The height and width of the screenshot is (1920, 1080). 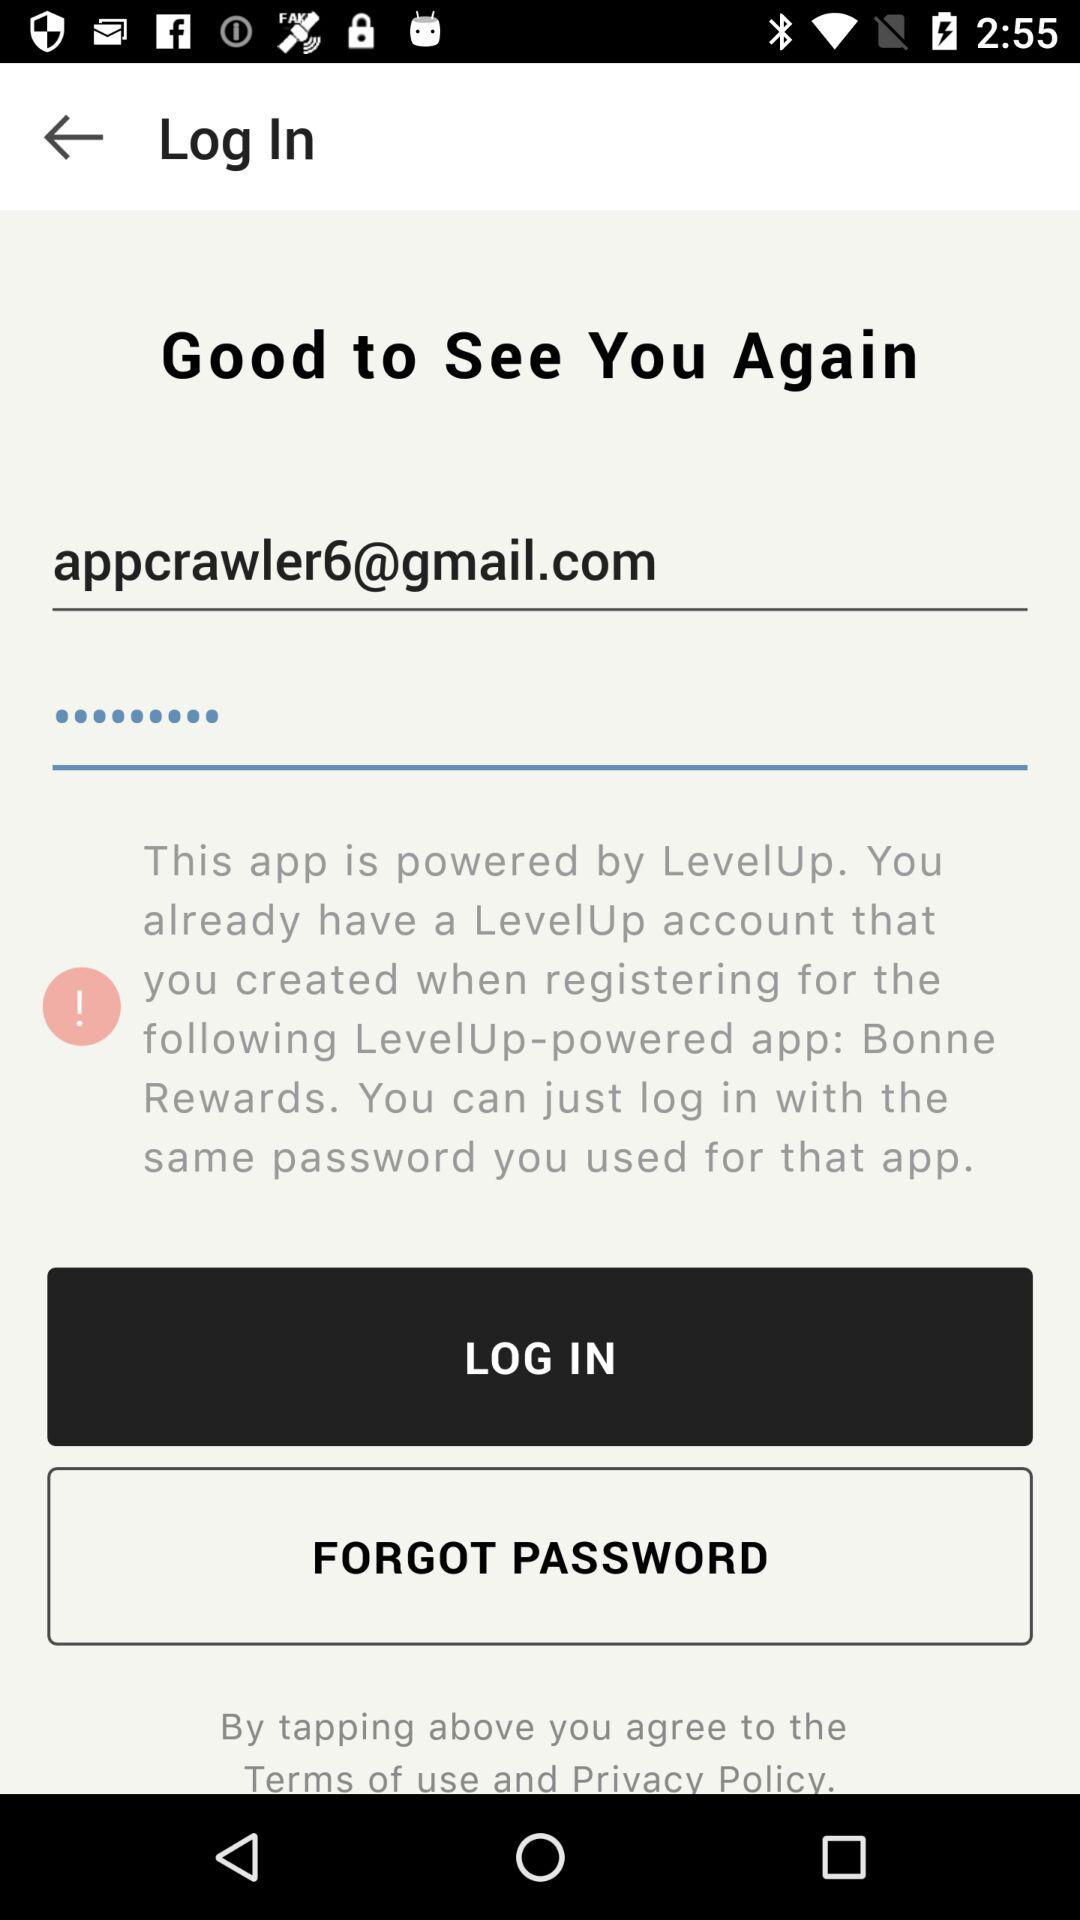 I want to click on icon above the by tapping above item, so click(x=540, y=1555).